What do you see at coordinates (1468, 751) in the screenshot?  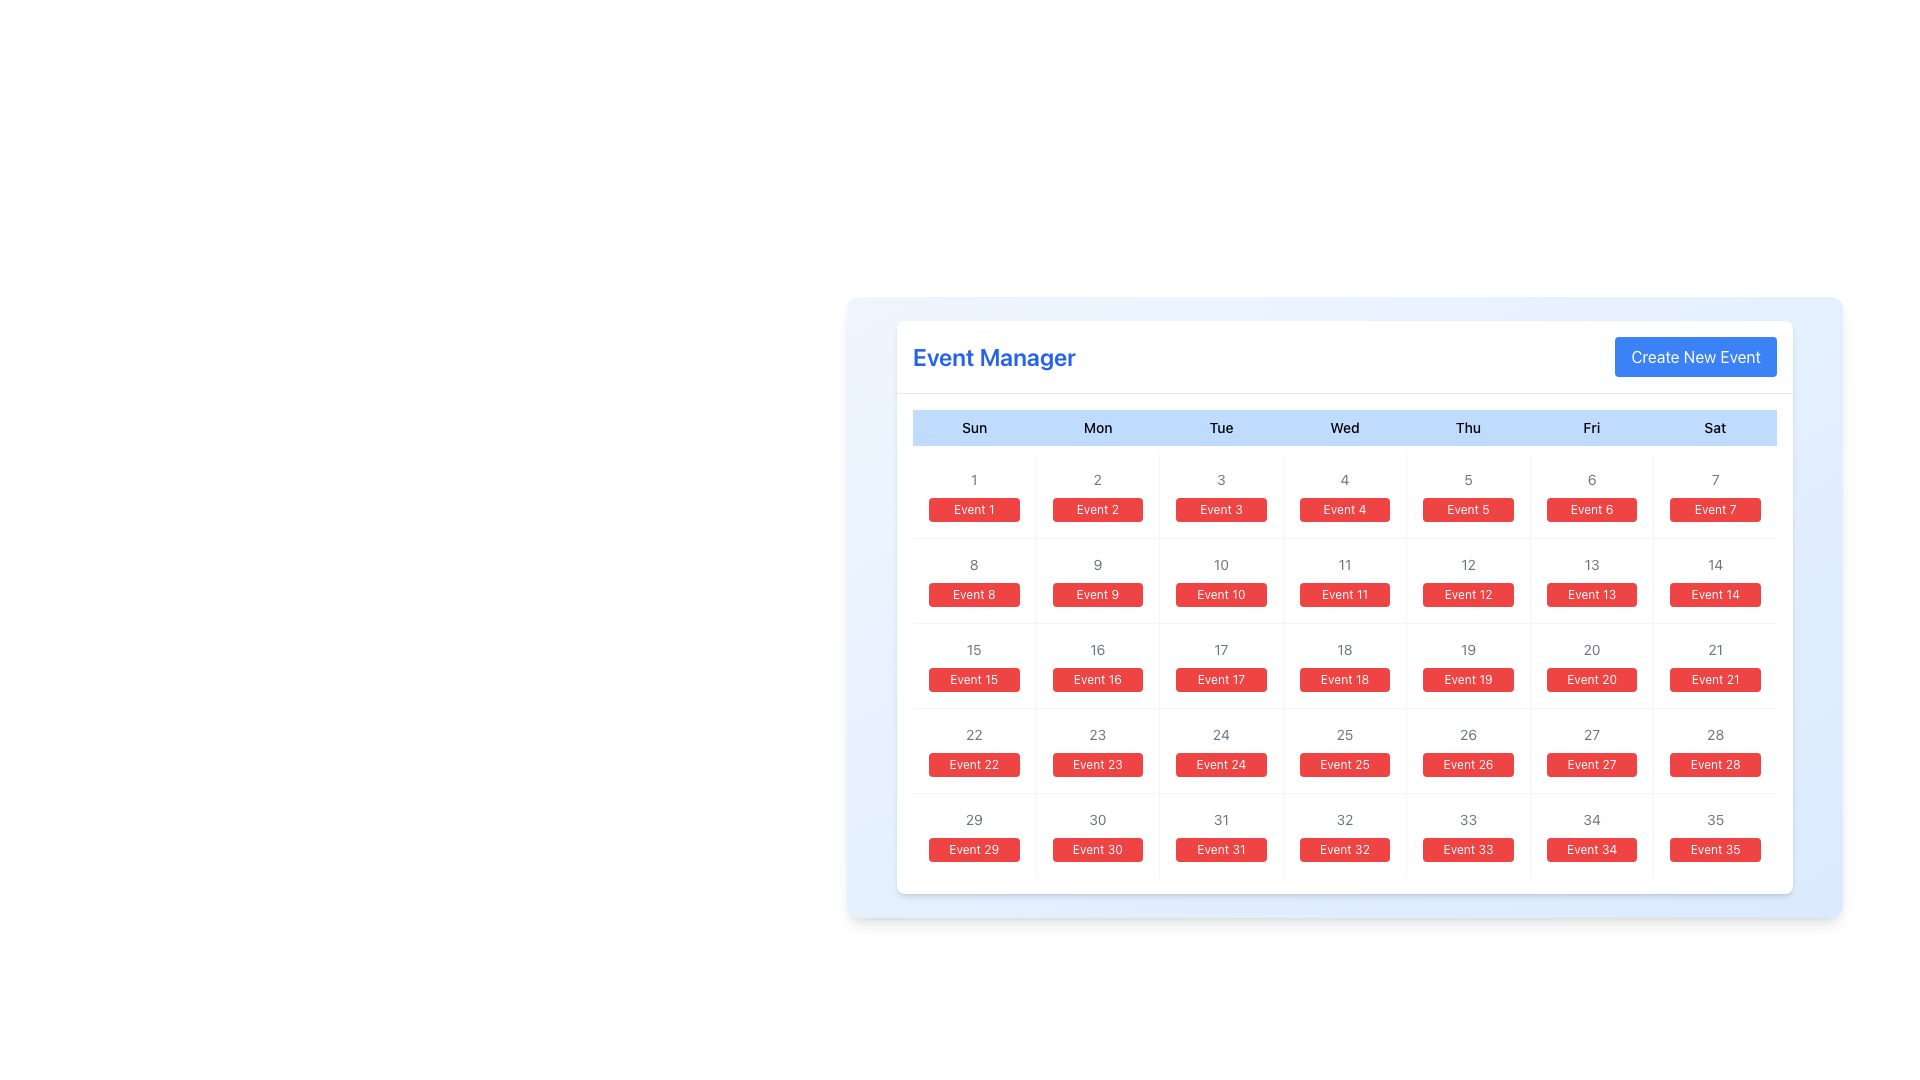 I see `the Date and event indicator representing an event scheduled for the 26th day of the month, located in the 5th column of the 4th row within a 7-column grid layout` at bounding box center [1468, 751].